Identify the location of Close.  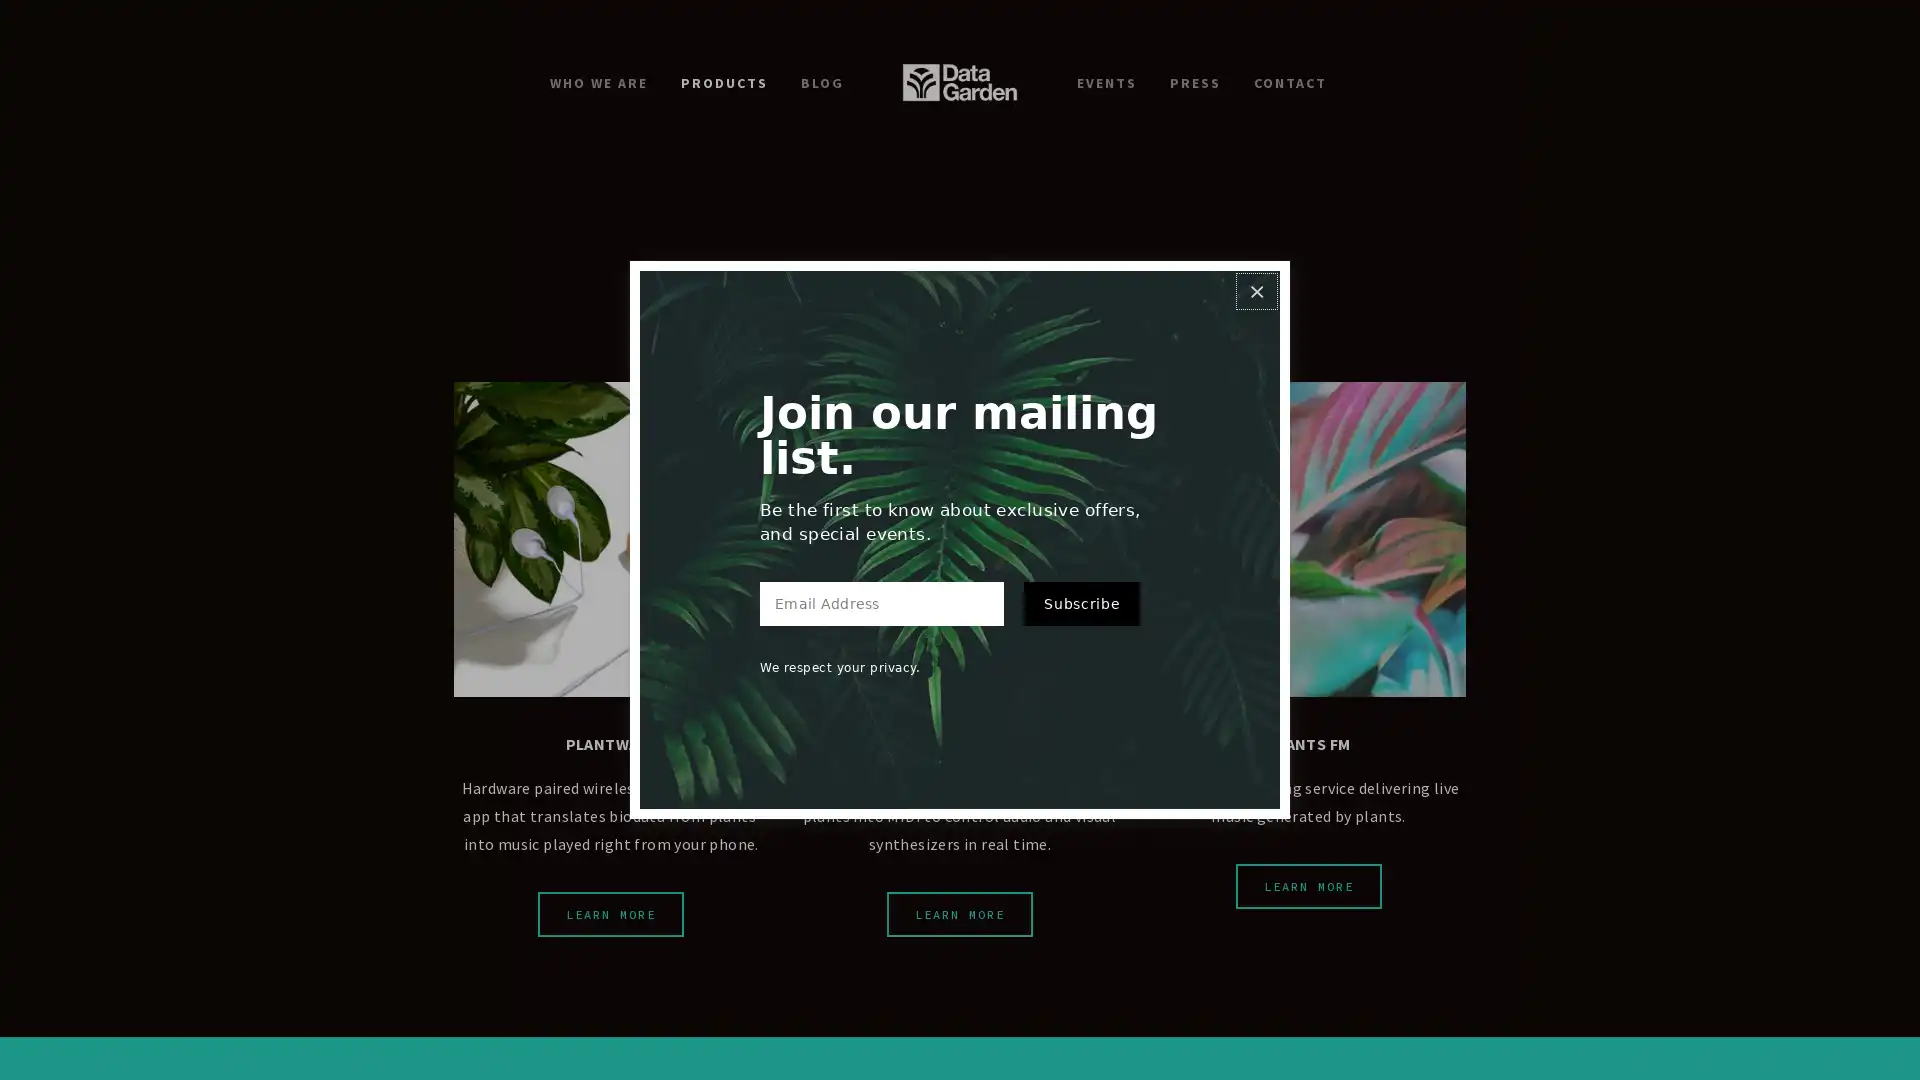
(1255, 277).